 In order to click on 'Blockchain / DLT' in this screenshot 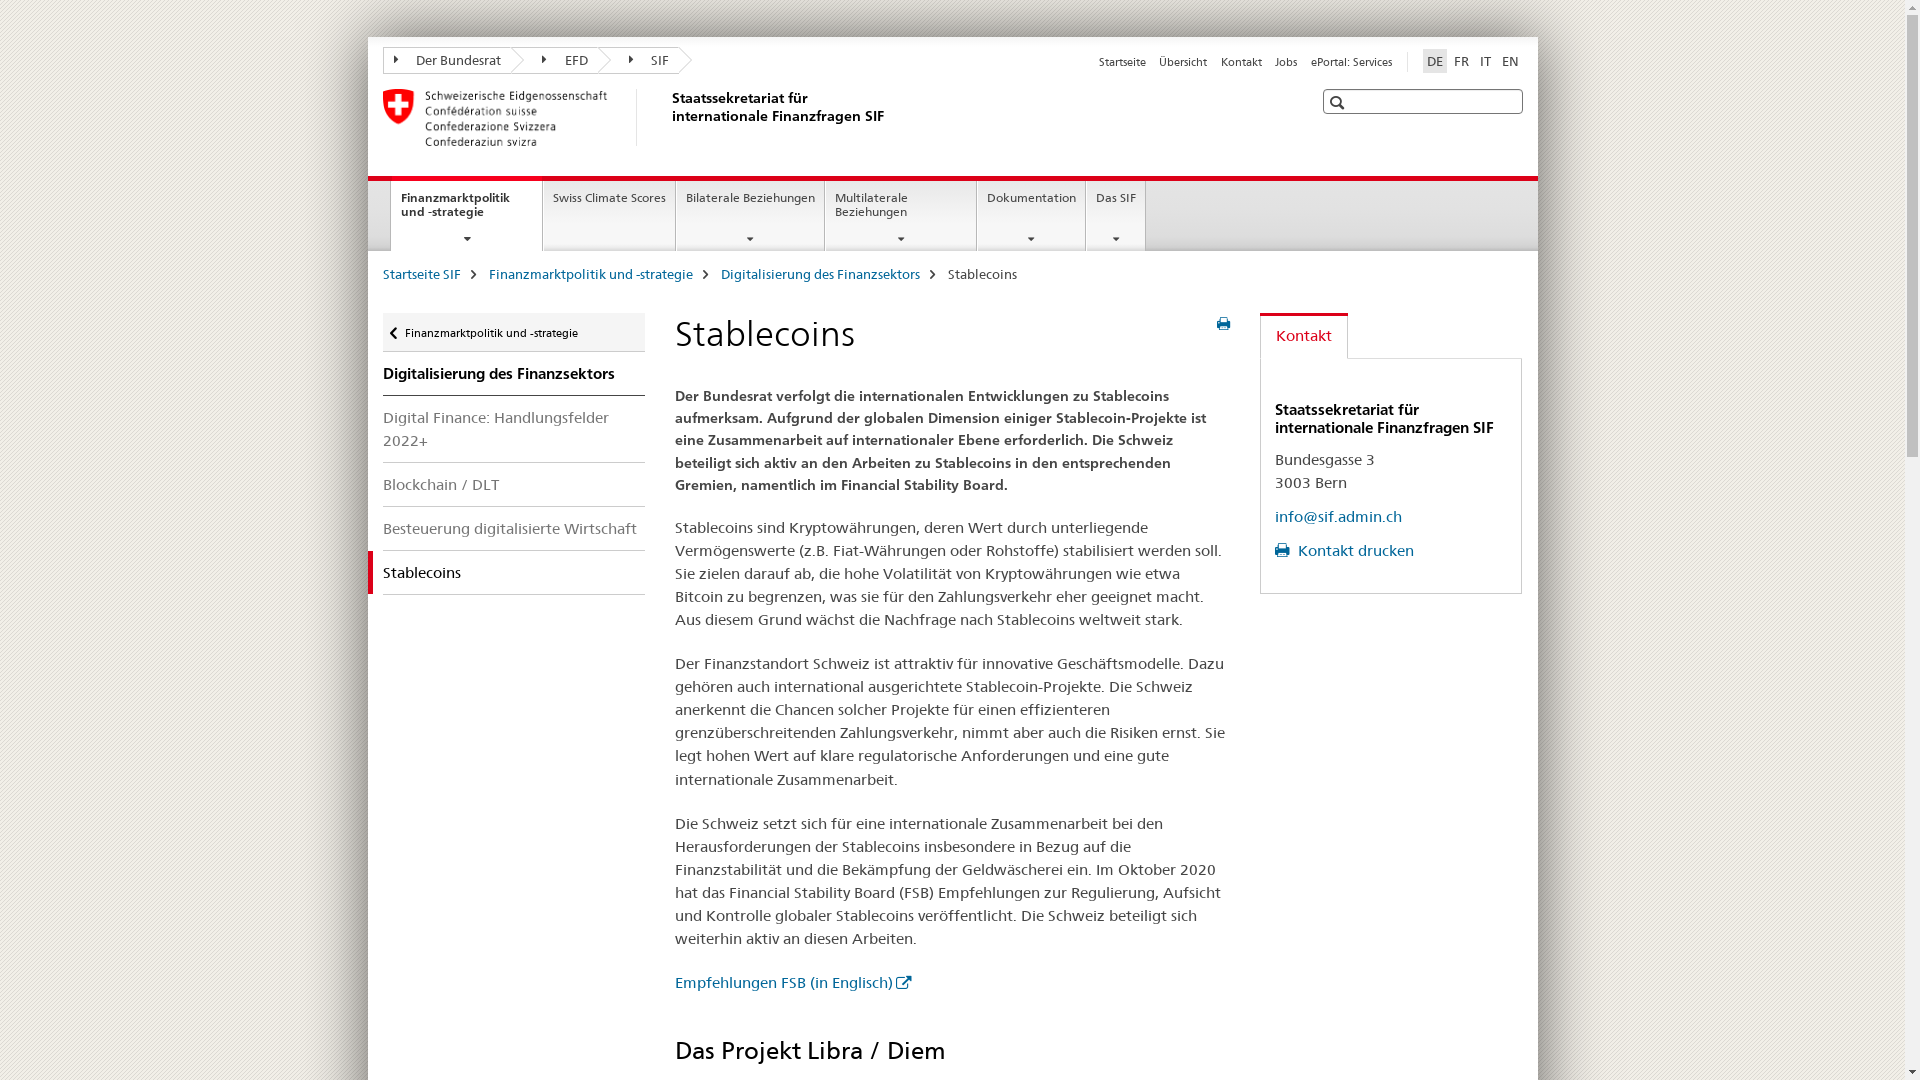, I will do `click(513, 484)`.